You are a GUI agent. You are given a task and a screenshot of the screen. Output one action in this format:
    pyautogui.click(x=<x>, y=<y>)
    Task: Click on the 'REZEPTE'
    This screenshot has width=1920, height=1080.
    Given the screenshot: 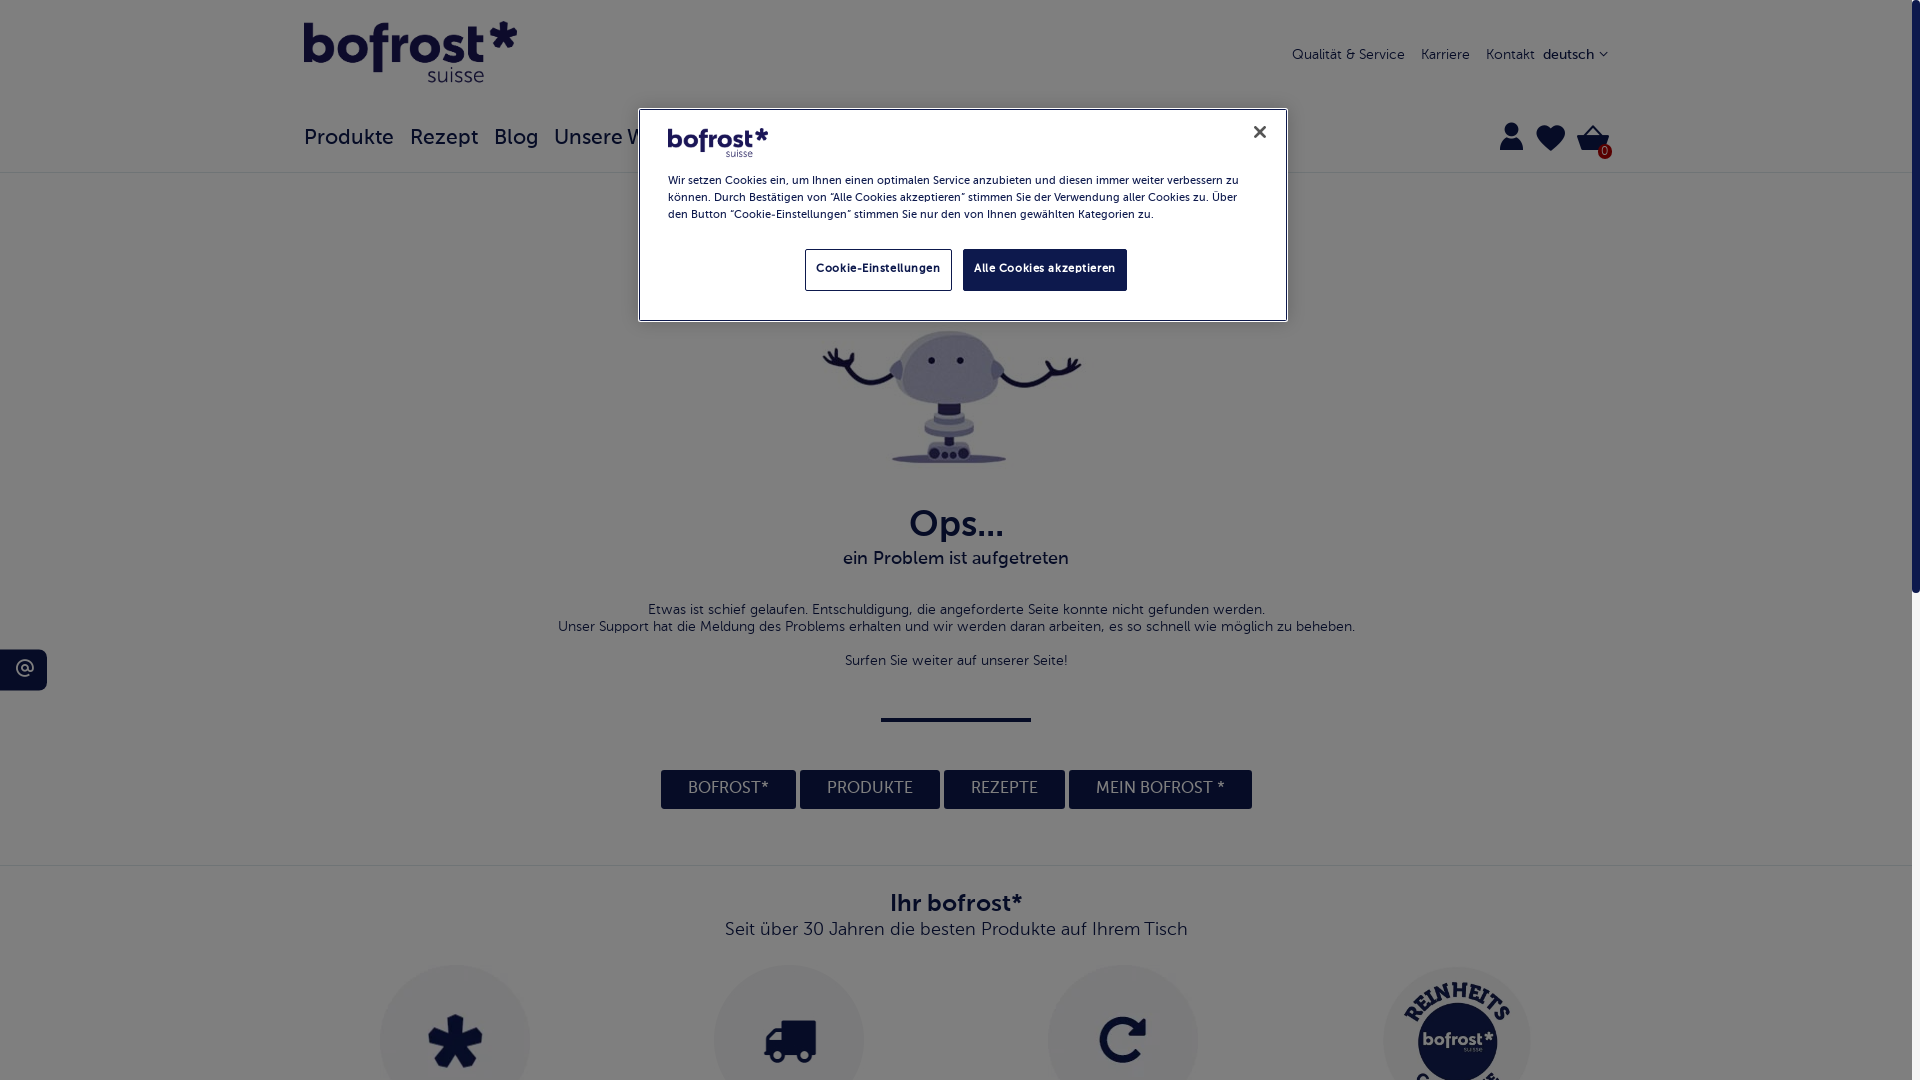 What is the action you would take?
    pyautogui.click(x=1004, y=788)
    